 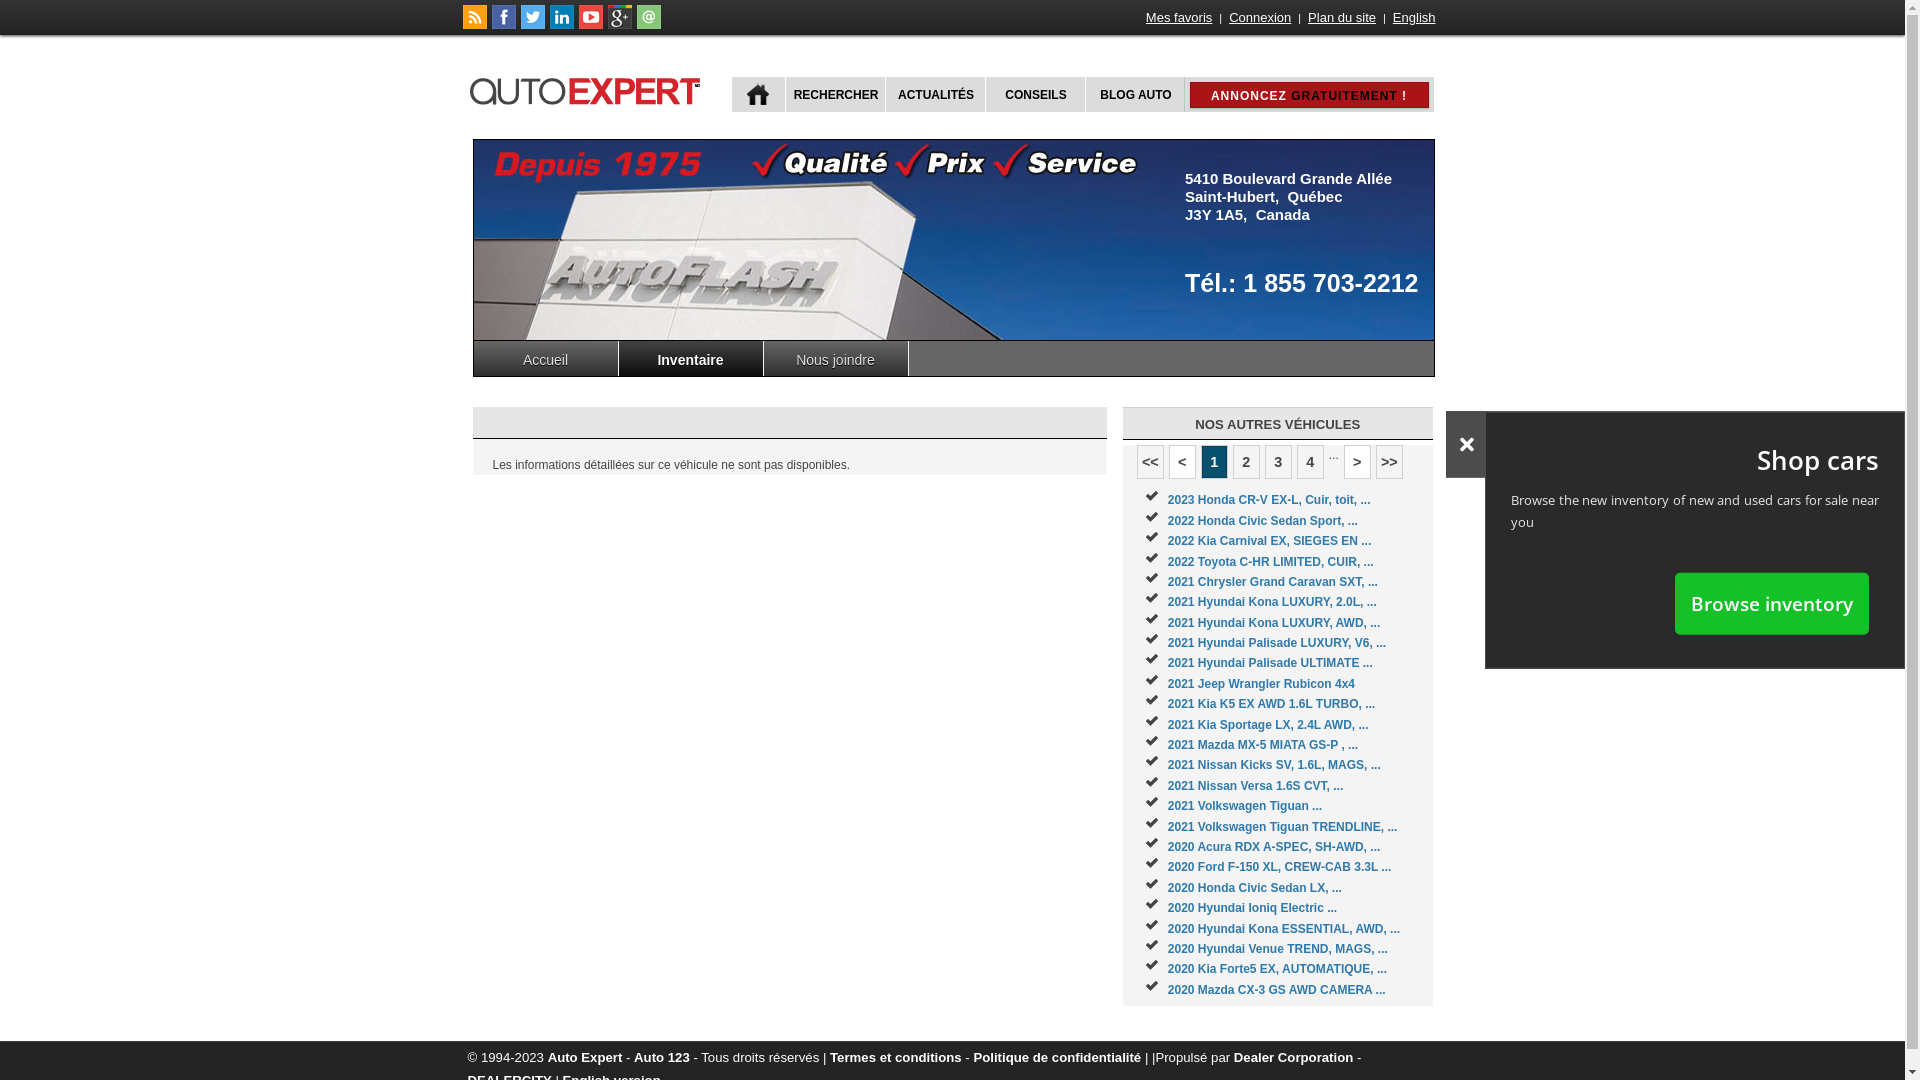 I want to click on 'Suivez autoExpert.ca sur Twitter', so click(x=532, y=24).